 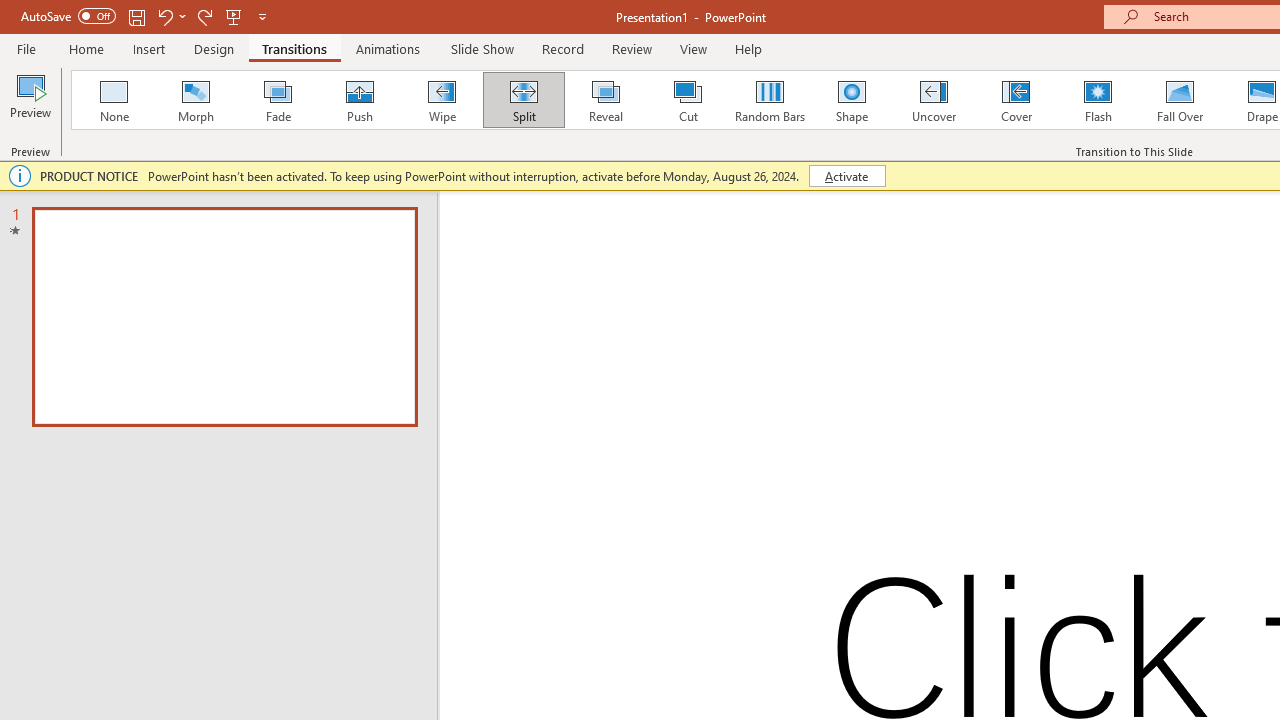 I want to click on 'Cut', so click(x=688, y=100).